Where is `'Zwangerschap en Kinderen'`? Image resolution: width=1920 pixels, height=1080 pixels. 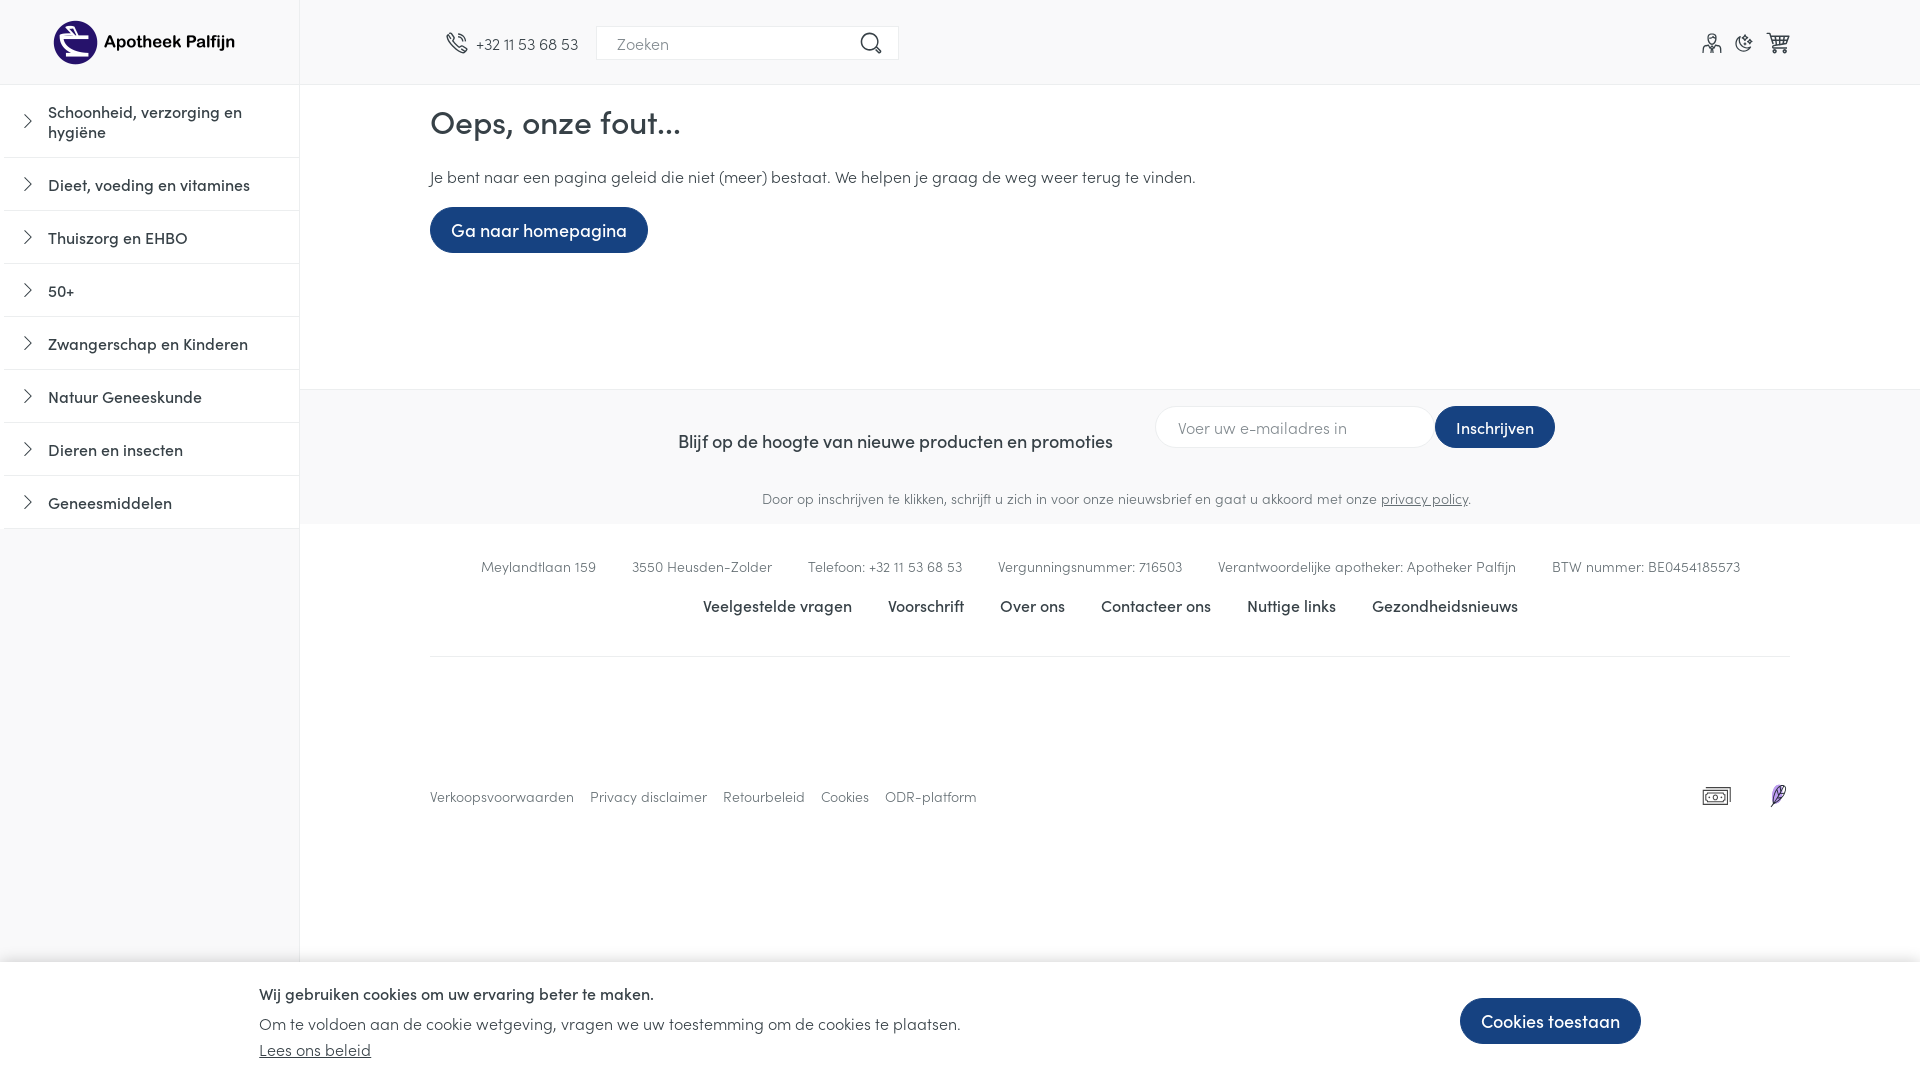 'Zwangerschap en Kinderen' is located at coordinates (150, 342).